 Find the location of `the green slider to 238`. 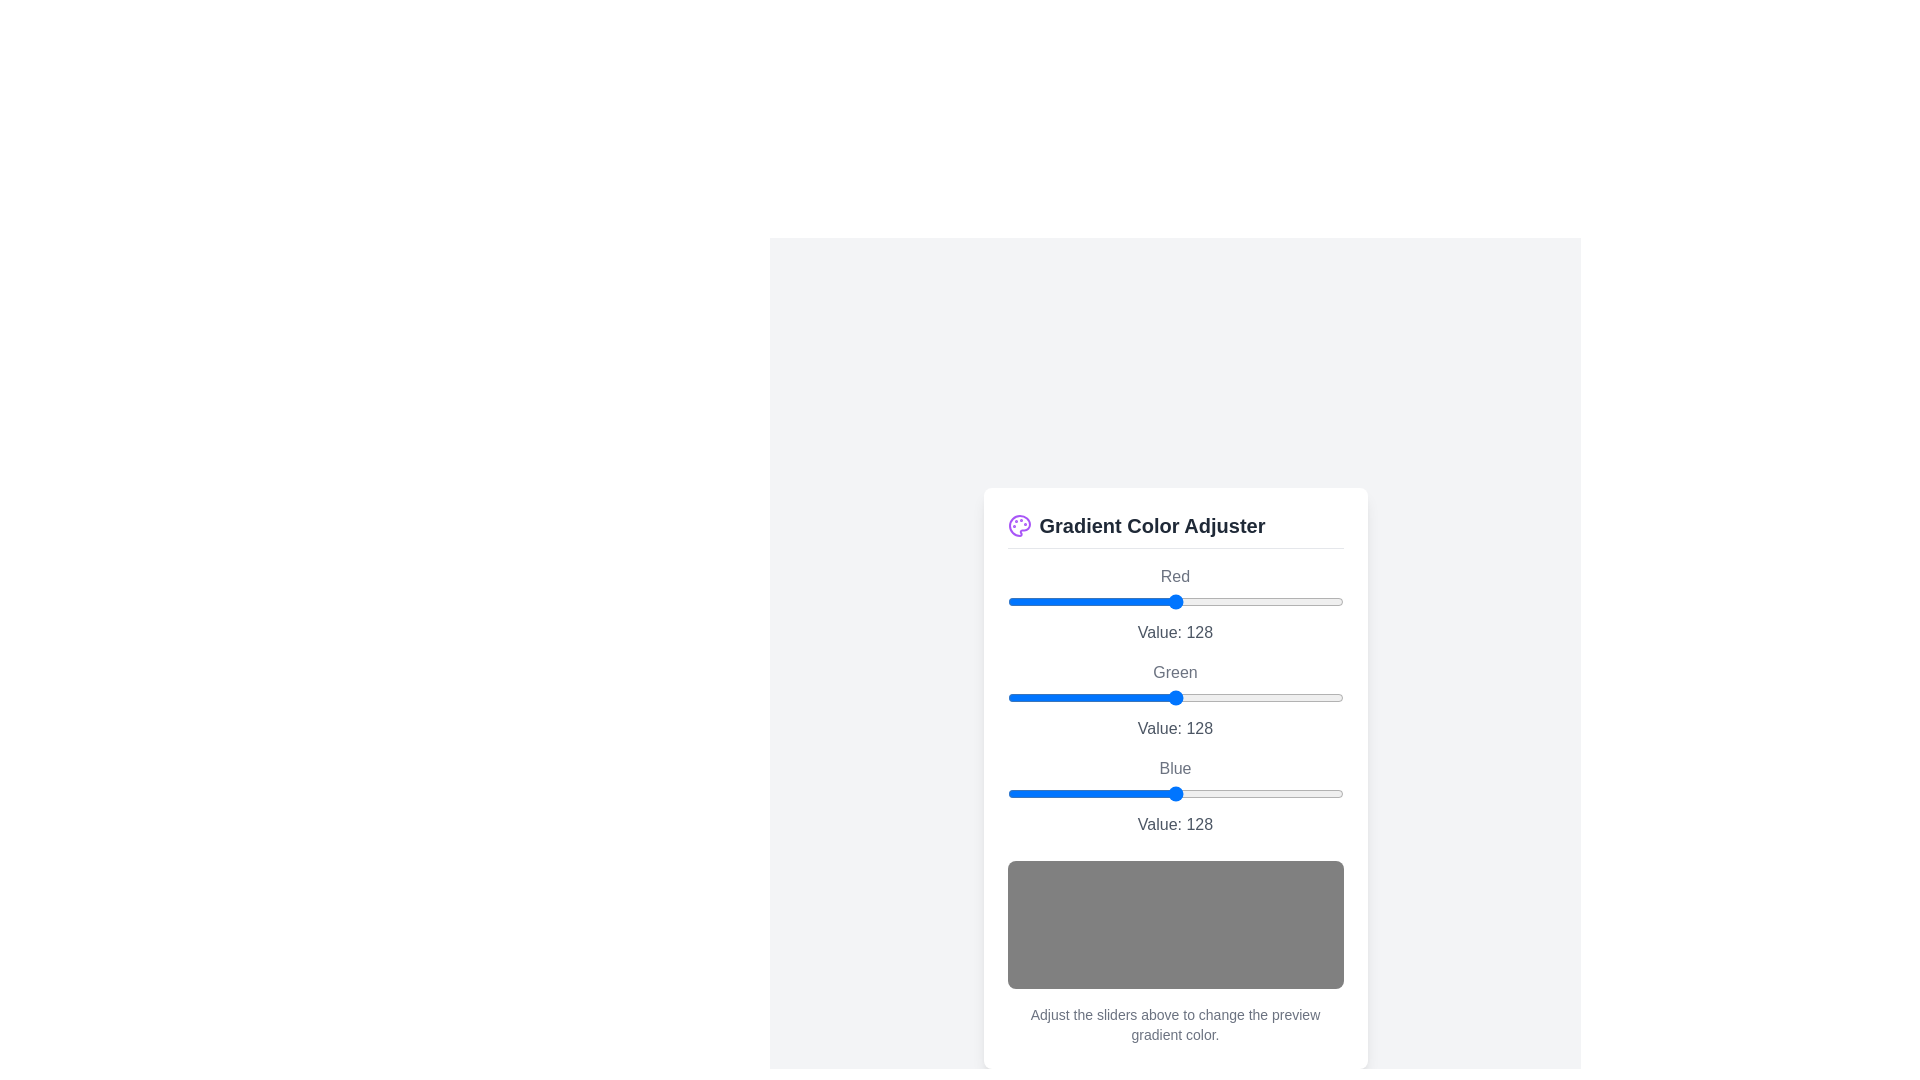

the green slider to 238 is located at coordinates (1321, 696).